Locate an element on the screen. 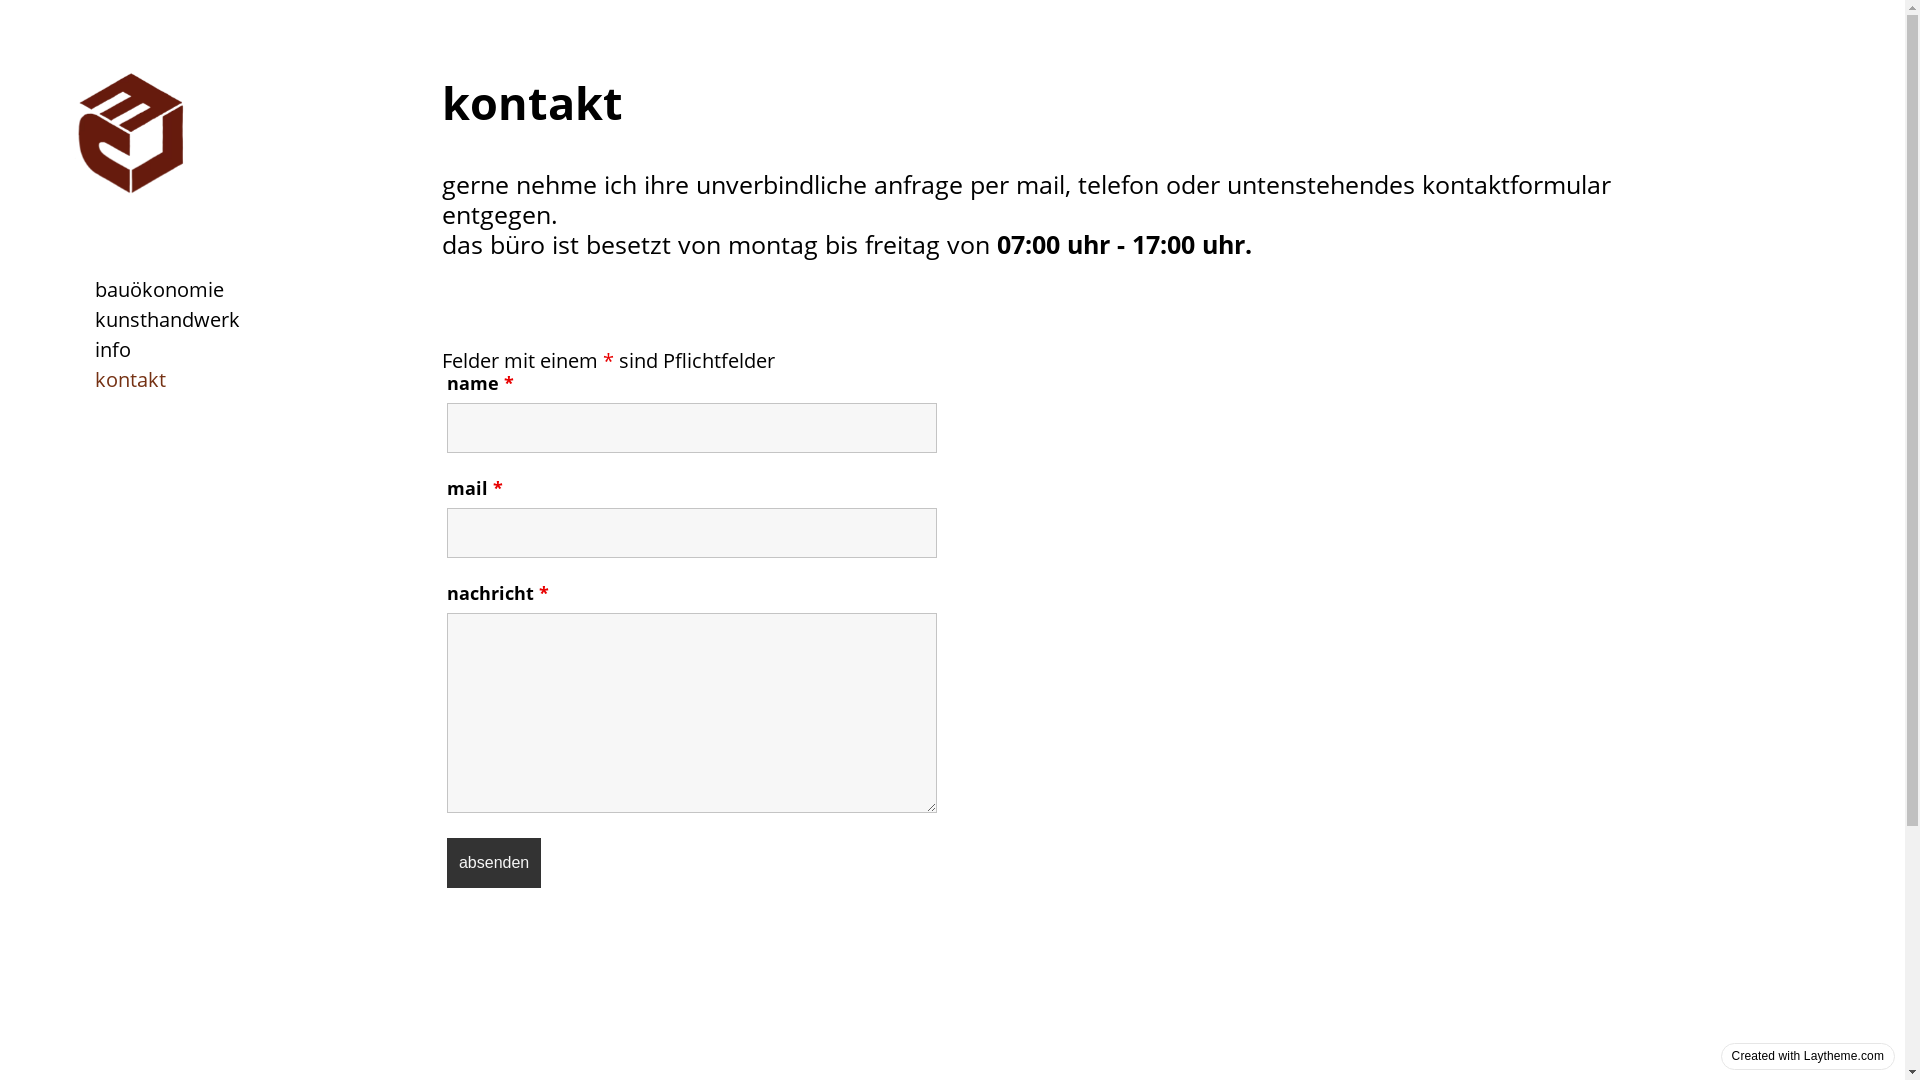  'kunsthandwerk' is located at coordinates (167, 318).